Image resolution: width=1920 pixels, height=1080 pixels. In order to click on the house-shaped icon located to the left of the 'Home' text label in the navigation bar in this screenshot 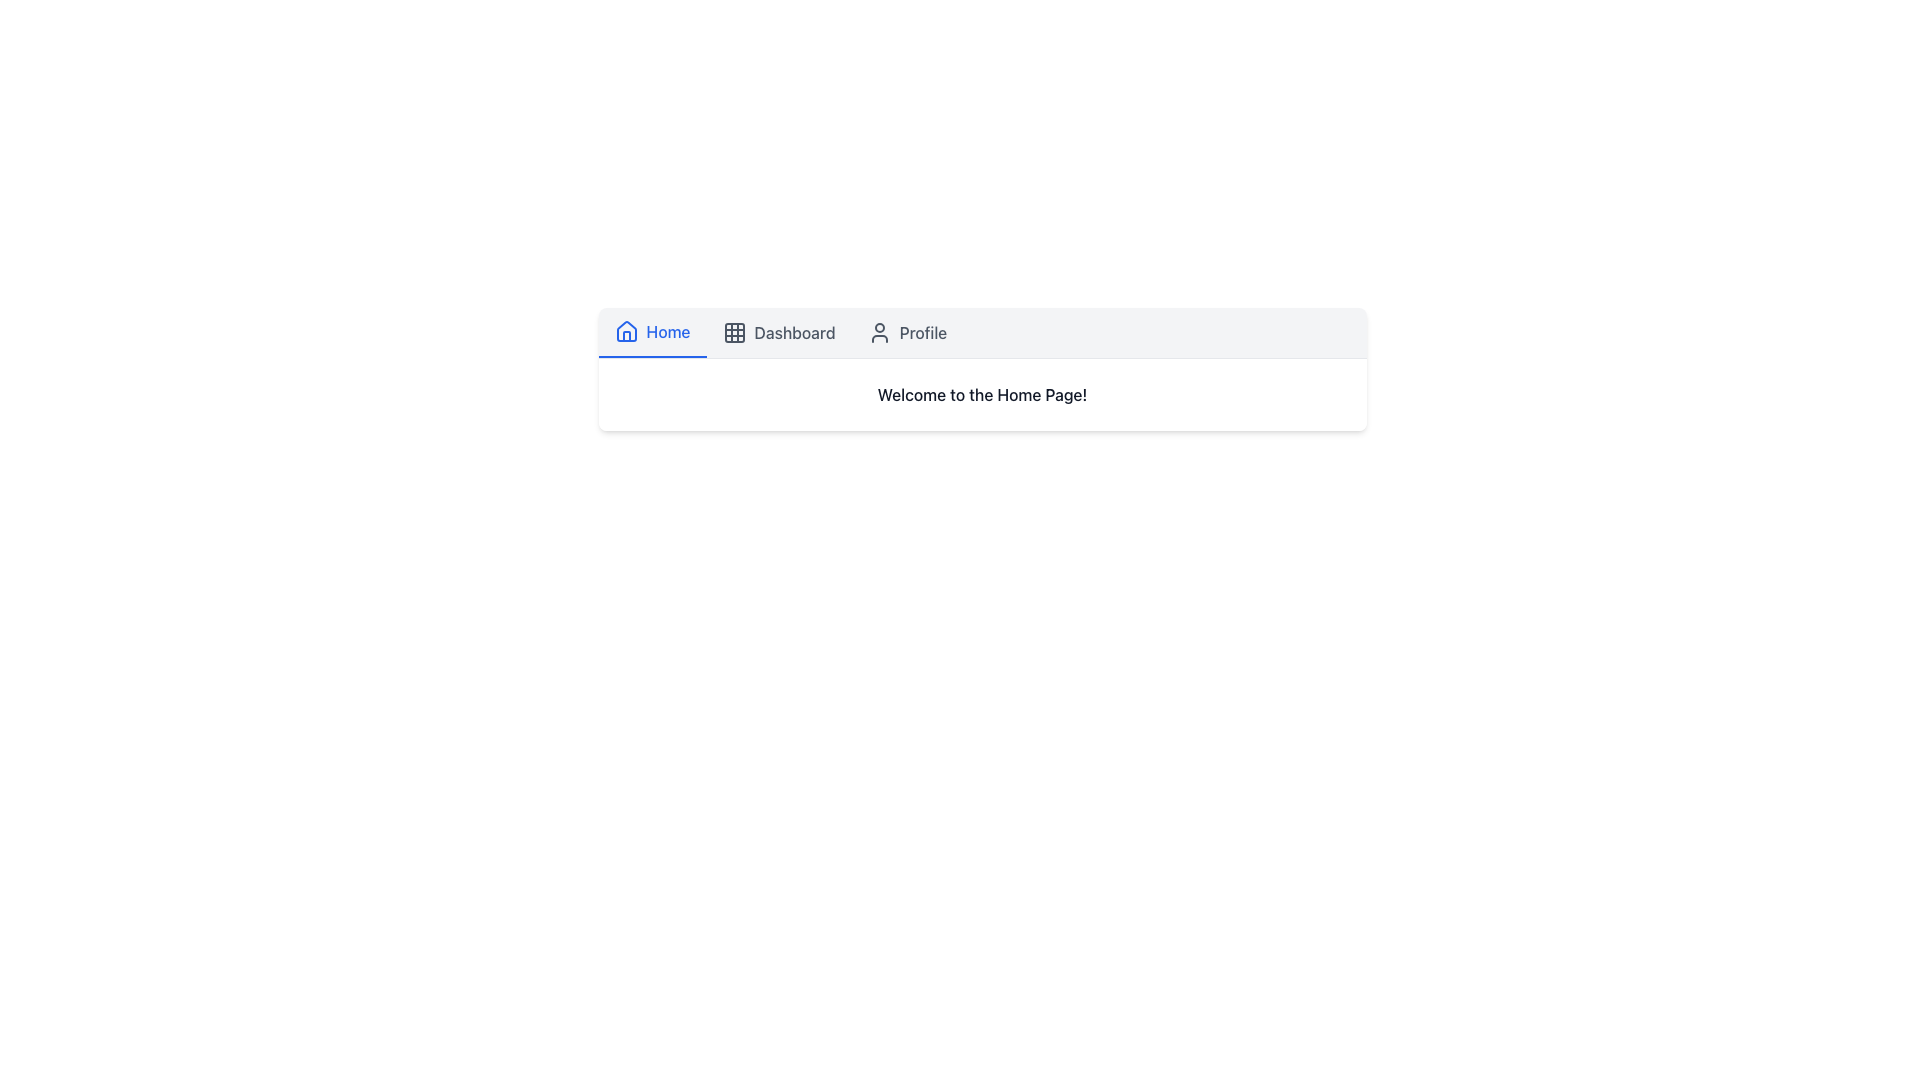, I will do `click(625, 330)`.